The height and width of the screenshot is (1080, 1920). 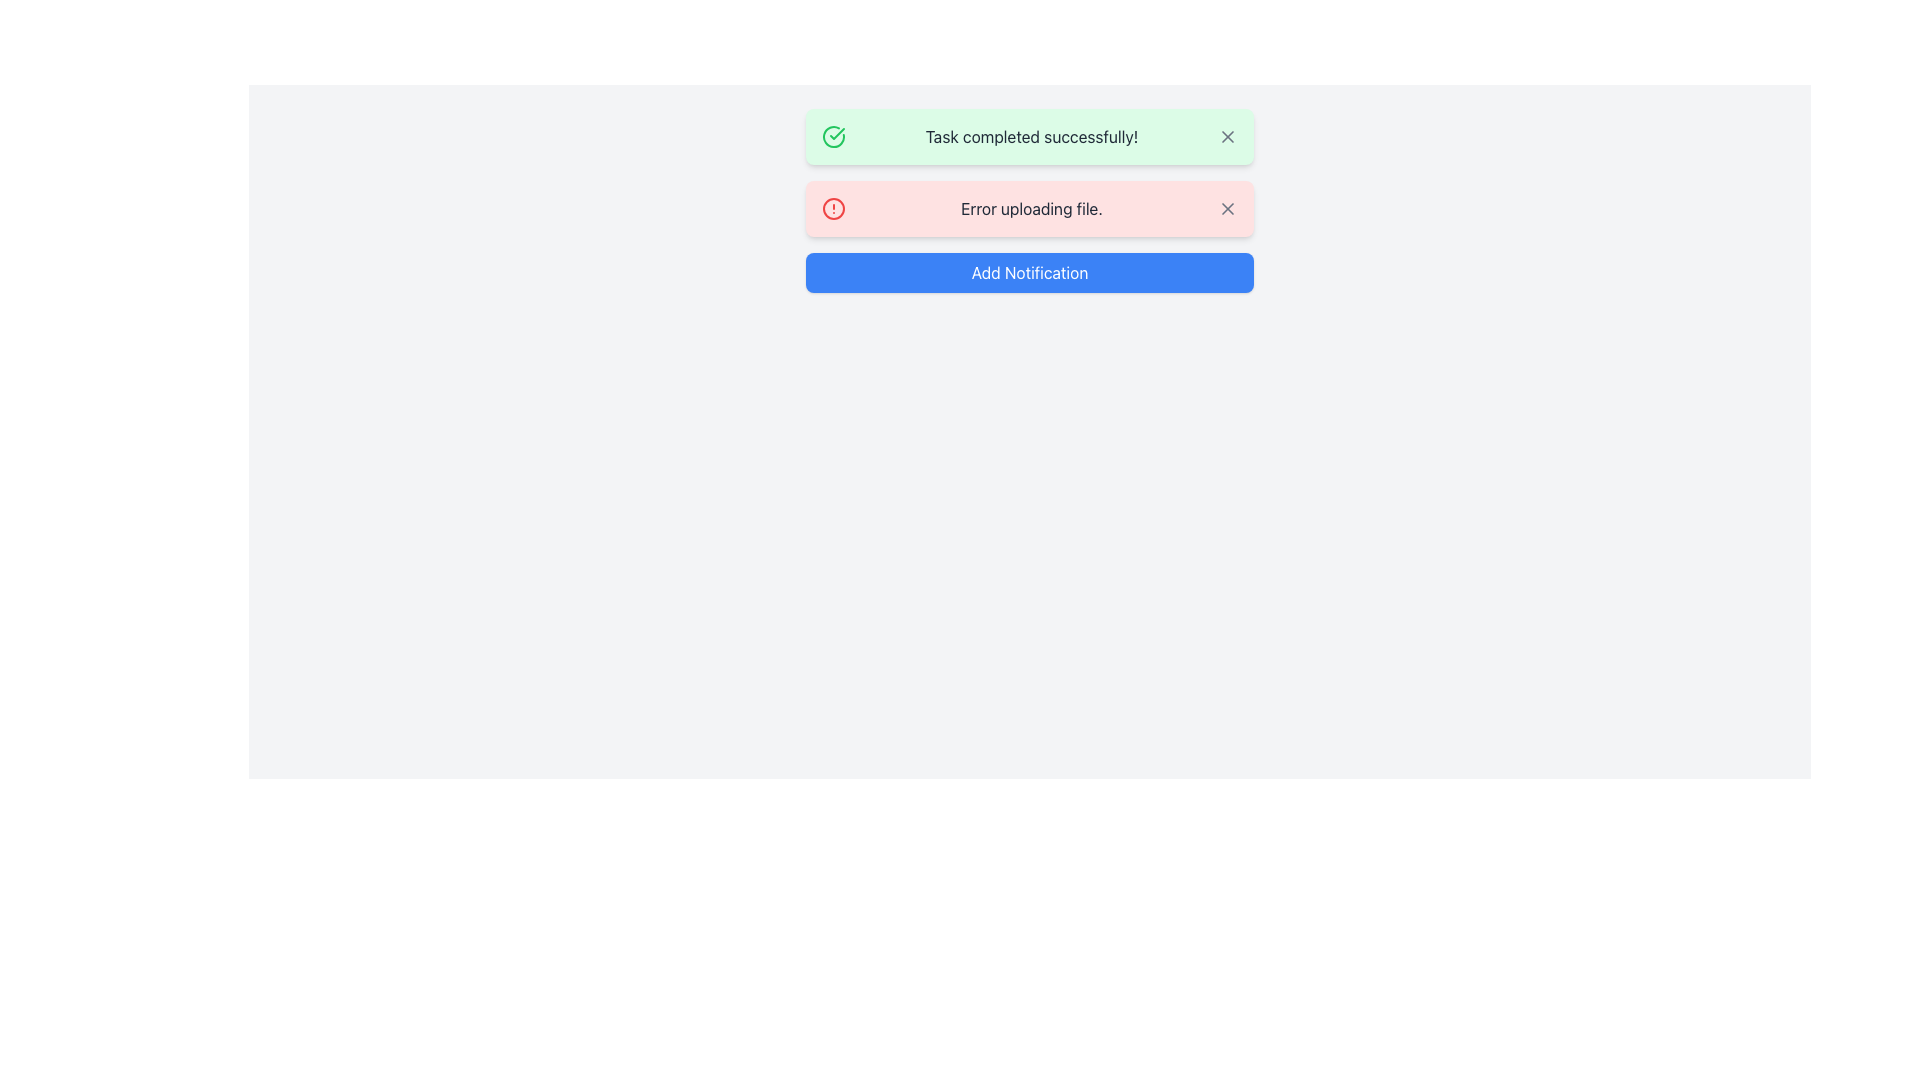 I want to click on the close button, represented by an 'X' icon, located at the far right of the notification bar, so click(x=1227, y=136).